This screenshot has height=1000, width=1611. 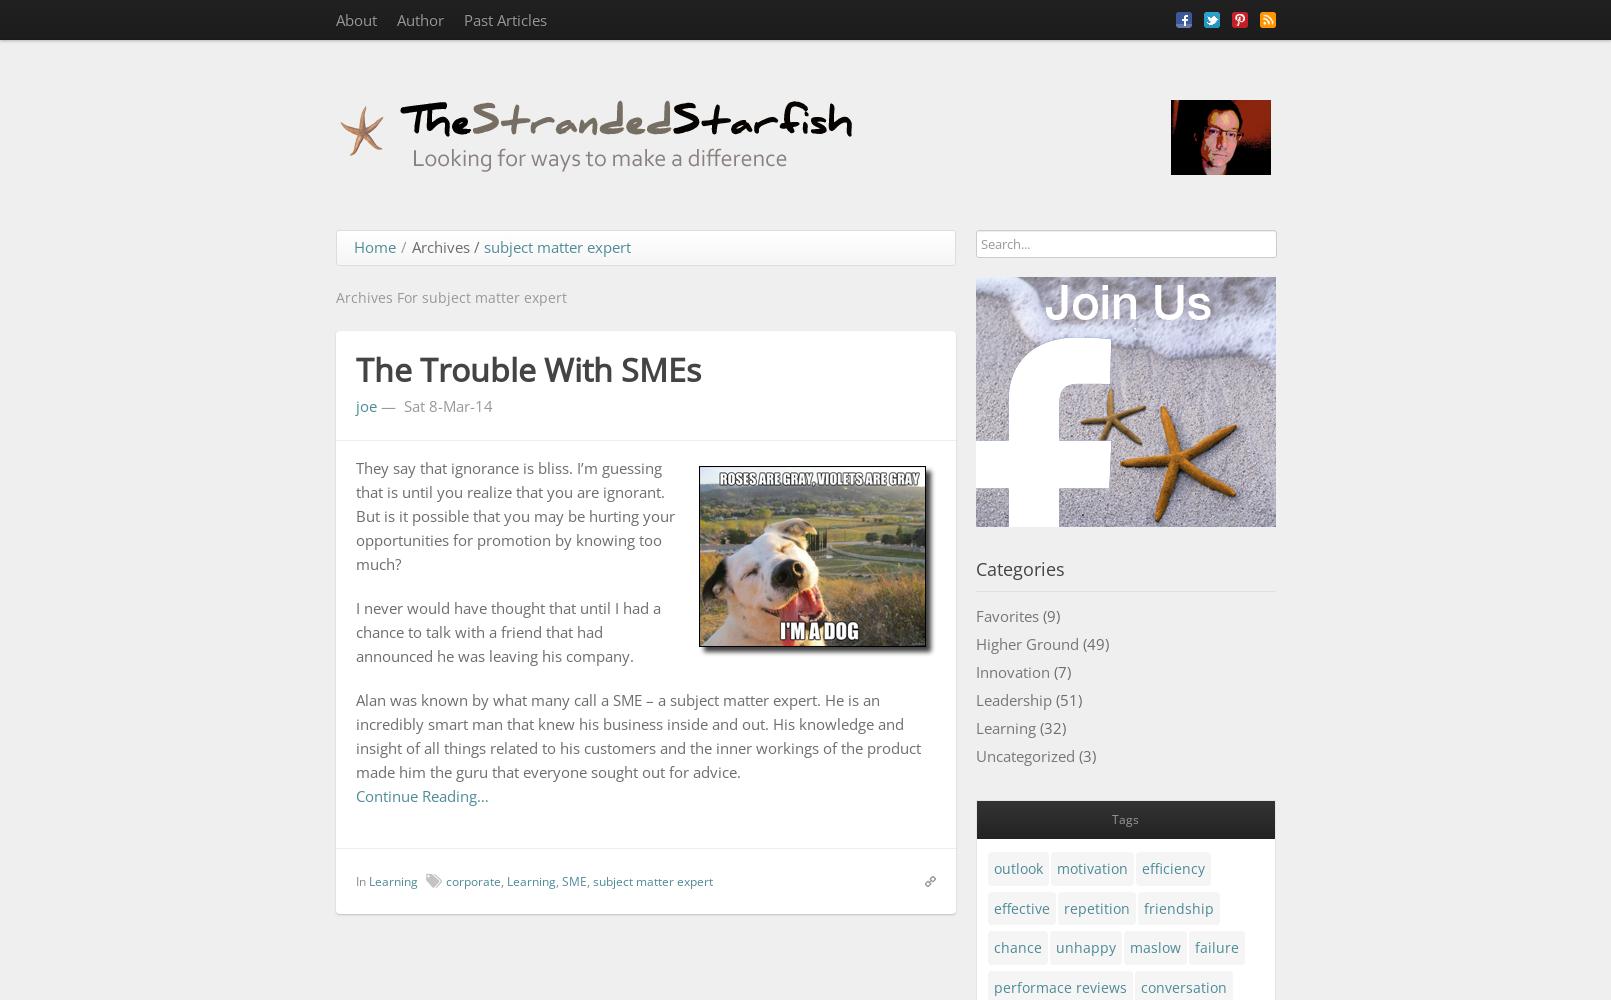 What do you see at coordinates (1172, 867) in the screenshot?
I see `'efficiency'` at bounding box center [1172, 867].